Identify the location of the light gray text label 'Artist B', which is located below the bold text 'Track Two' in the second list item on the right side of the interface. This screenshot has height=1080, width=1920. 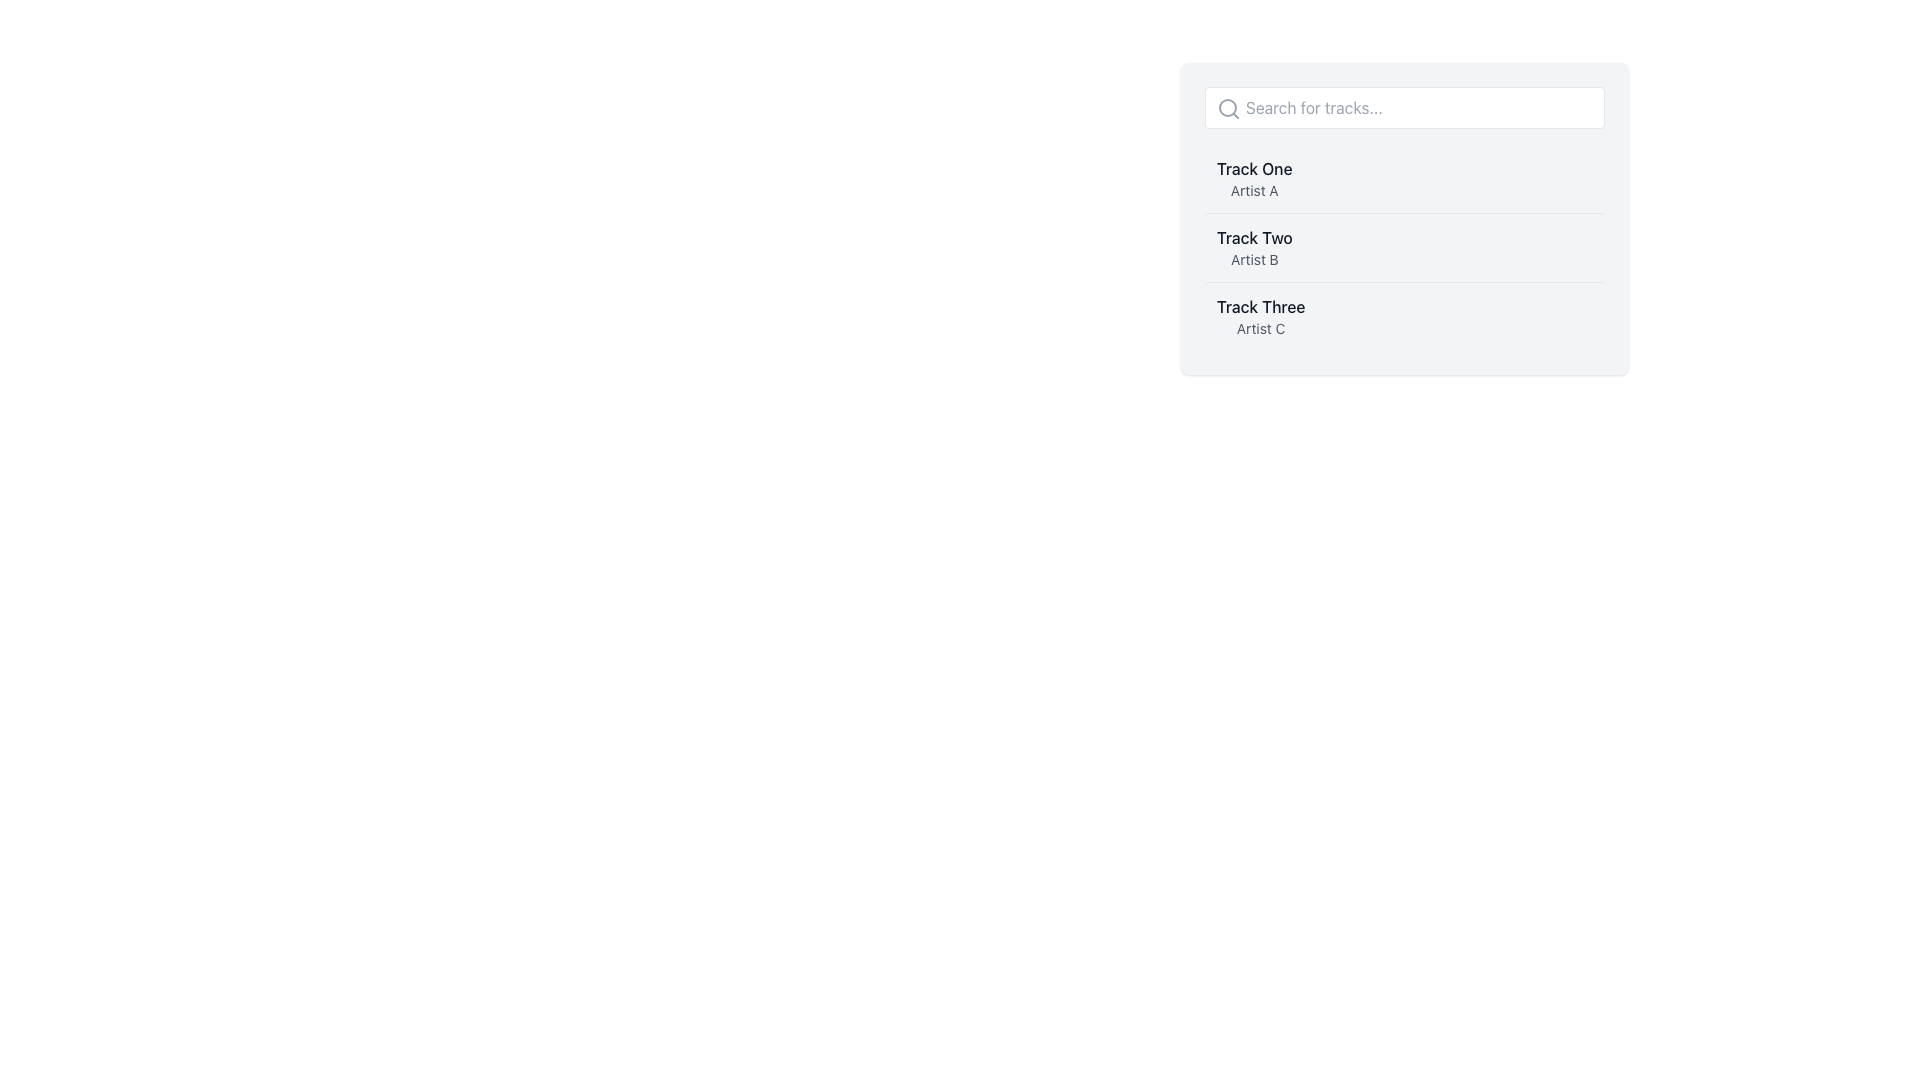
(1253, 258).